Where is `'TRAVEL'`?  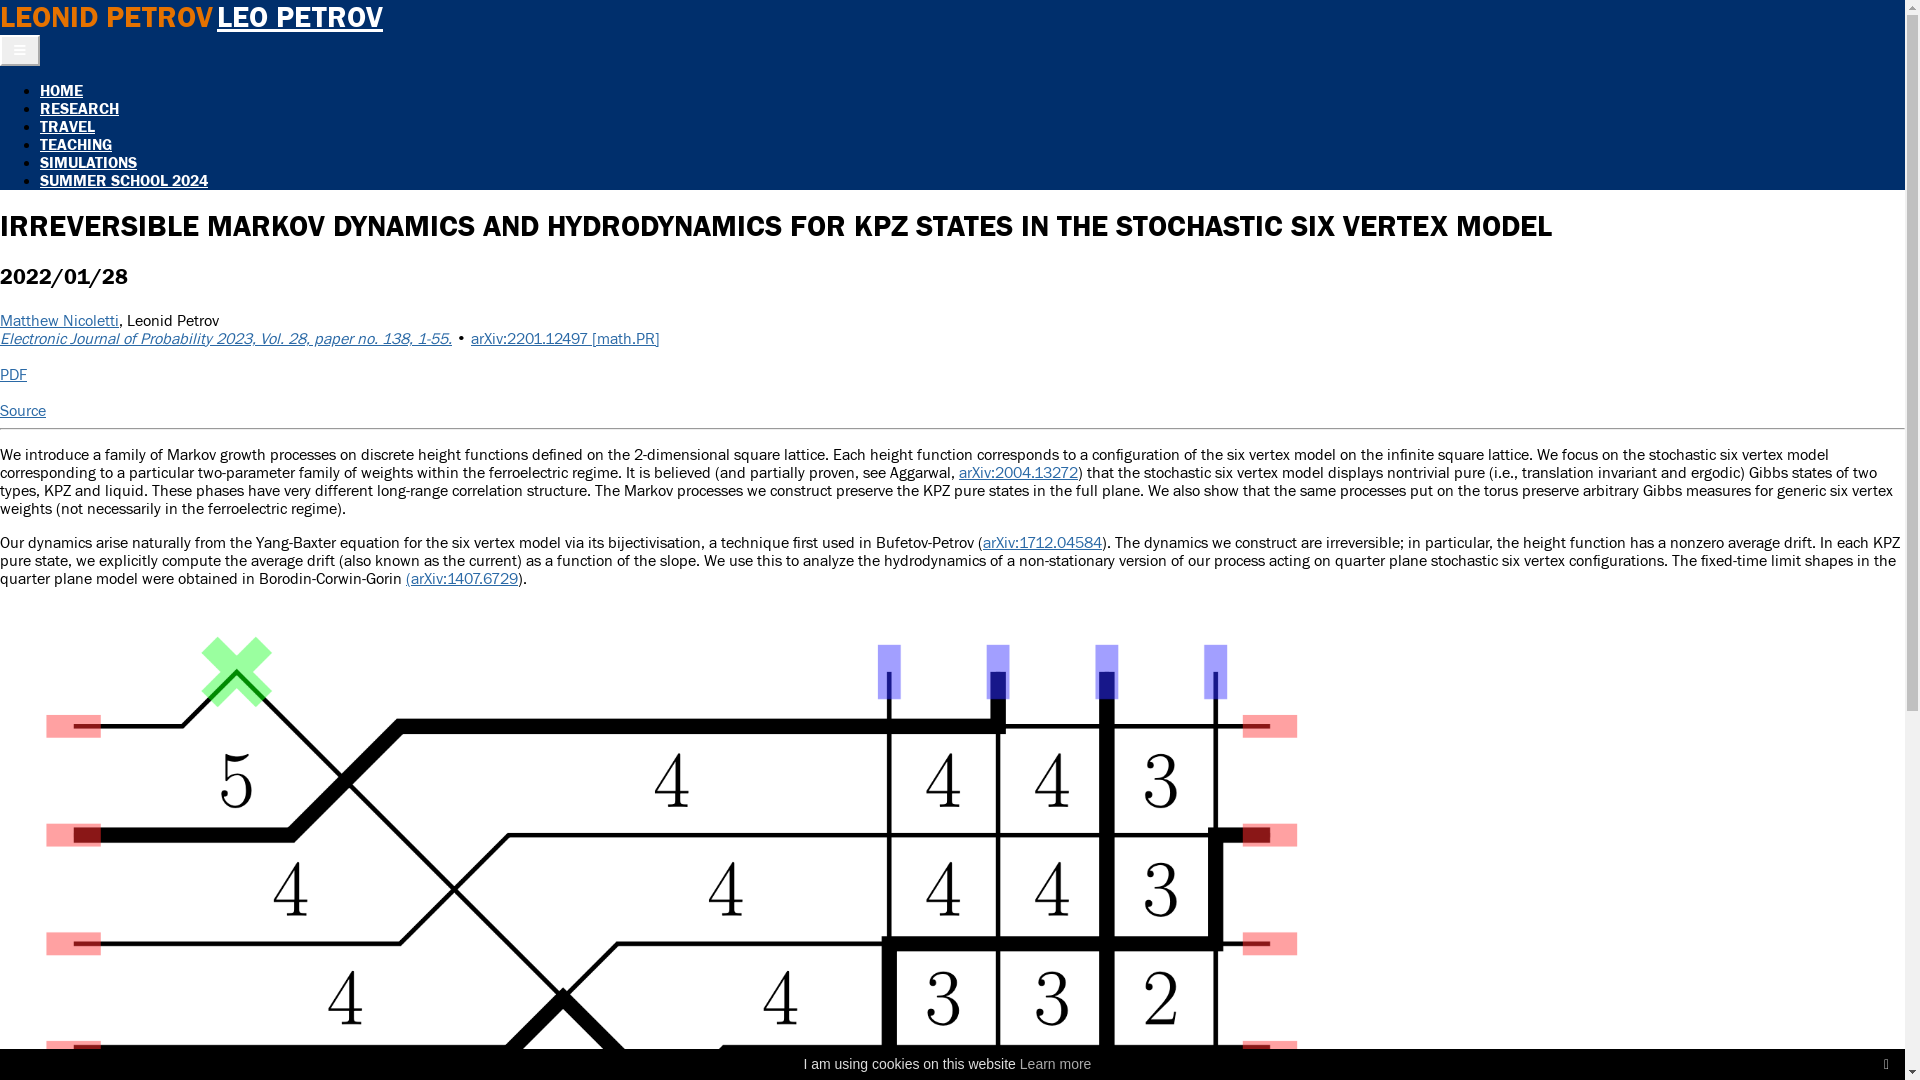
'TRAVEL' is located at coordinates (67, 127).